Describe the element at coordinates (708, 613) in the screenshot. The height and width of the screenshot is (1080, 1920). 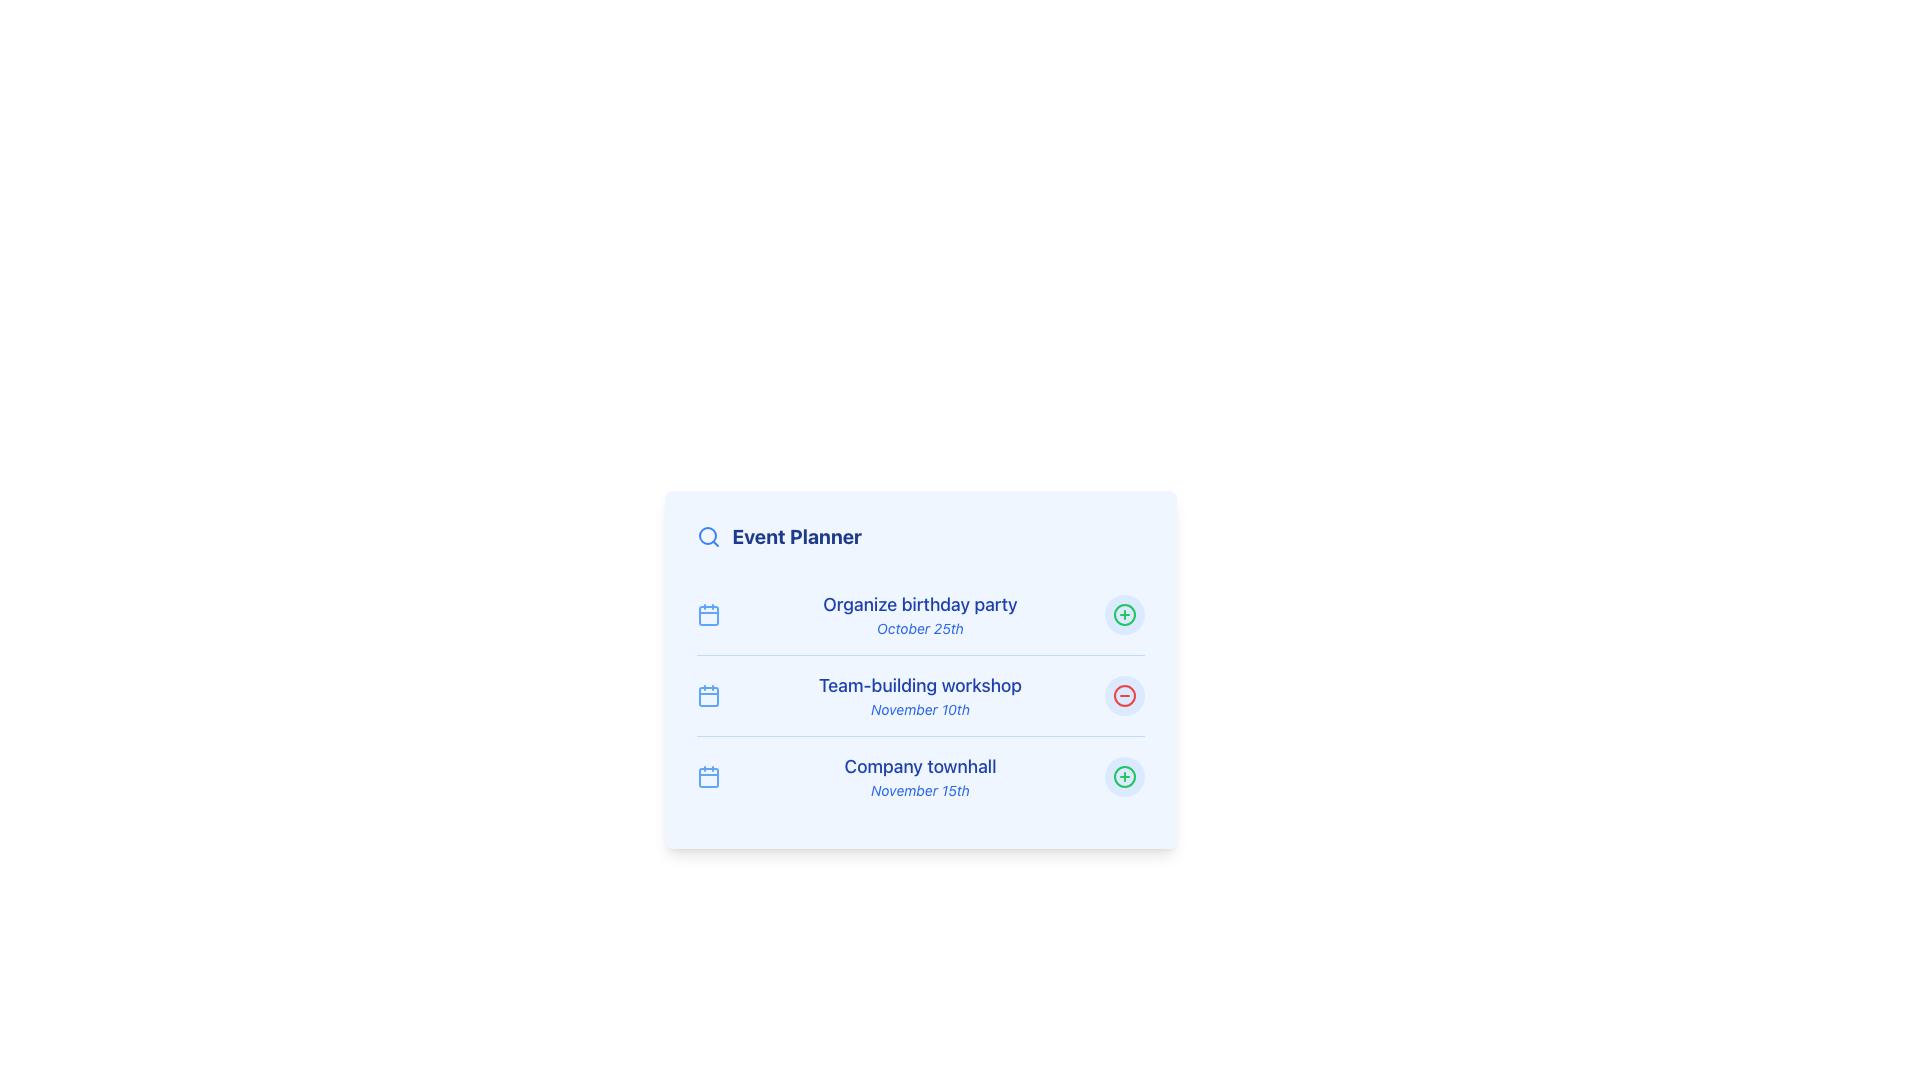
I see `the calendar icon located to the left of the 'Organize birthday party' item for the date 'October 25th' in the event planner interface` at that location.